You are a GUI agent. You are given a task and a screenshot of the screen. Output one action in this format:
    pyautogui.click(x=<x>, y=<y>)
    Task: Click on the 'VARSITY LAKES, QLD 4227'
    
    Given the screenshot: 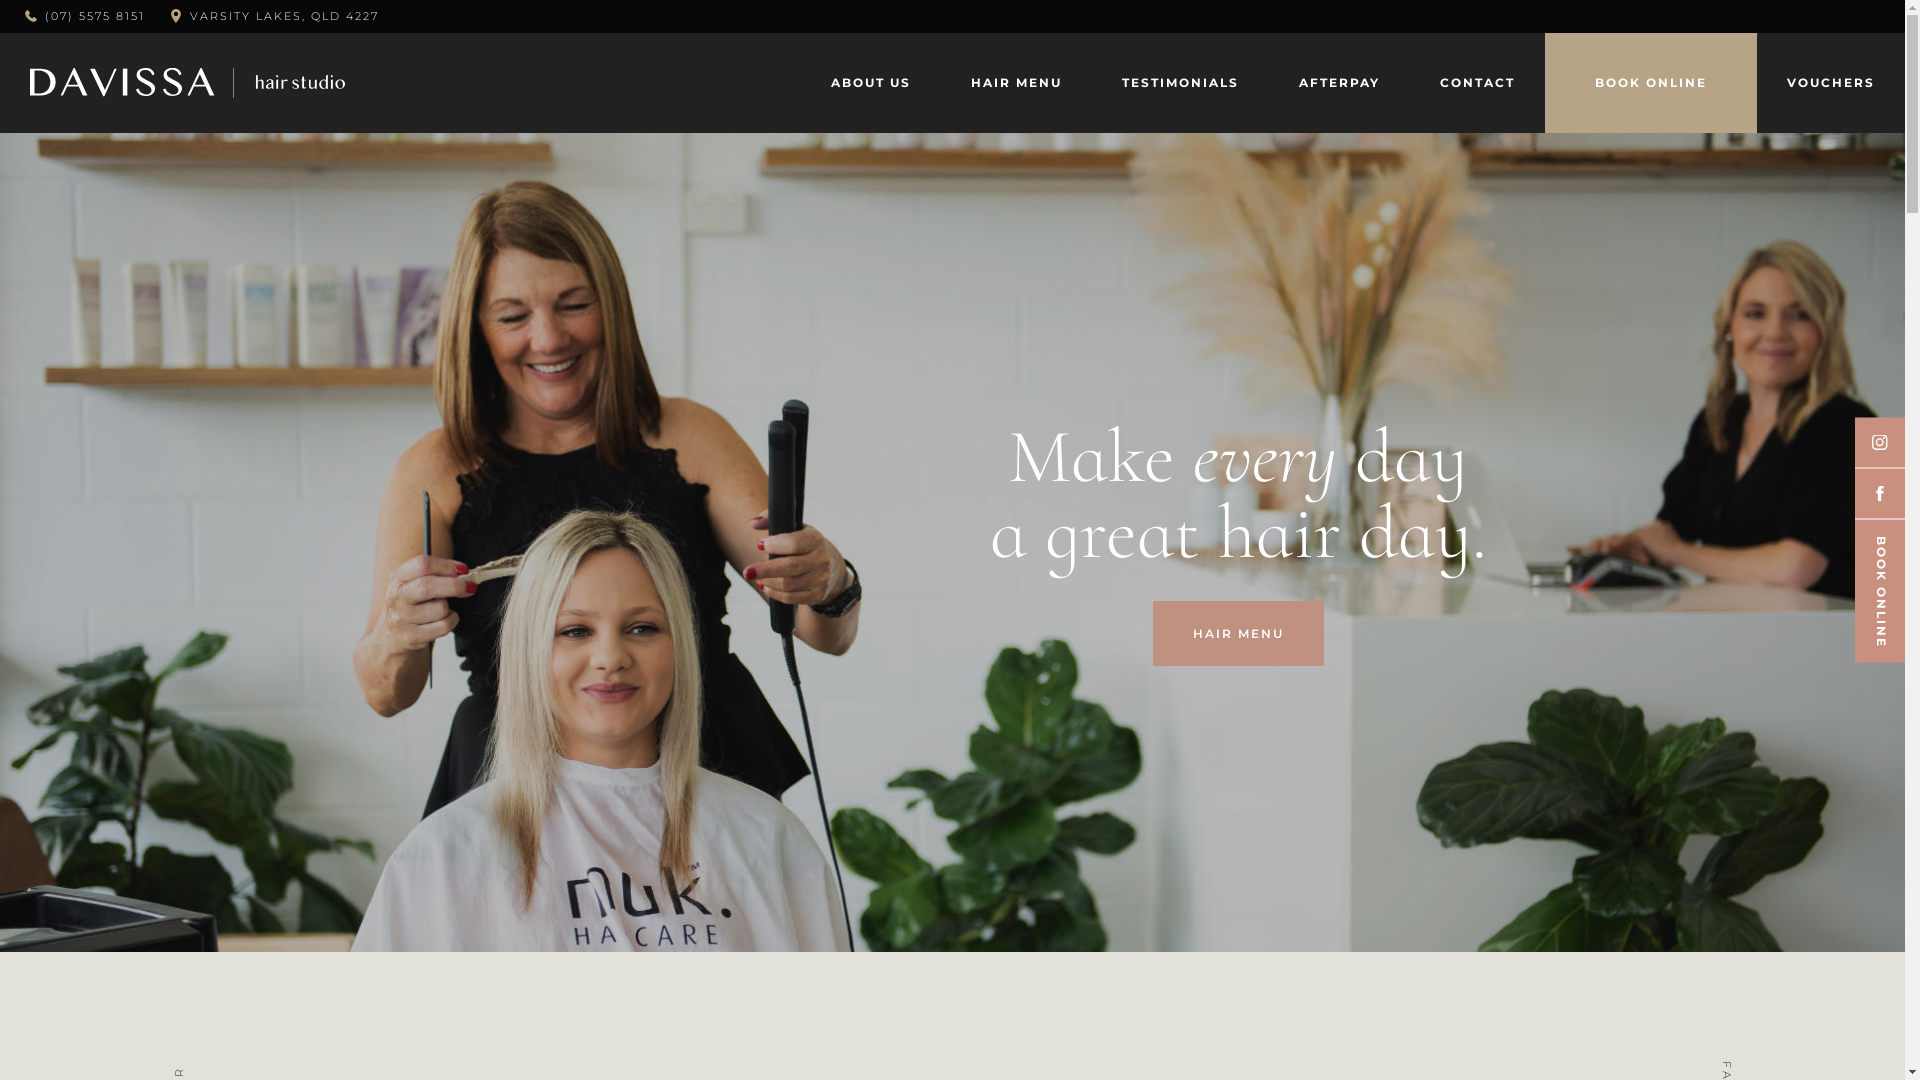 What is the action you would take?
    pyautogui.click(x=190, y=15)
    